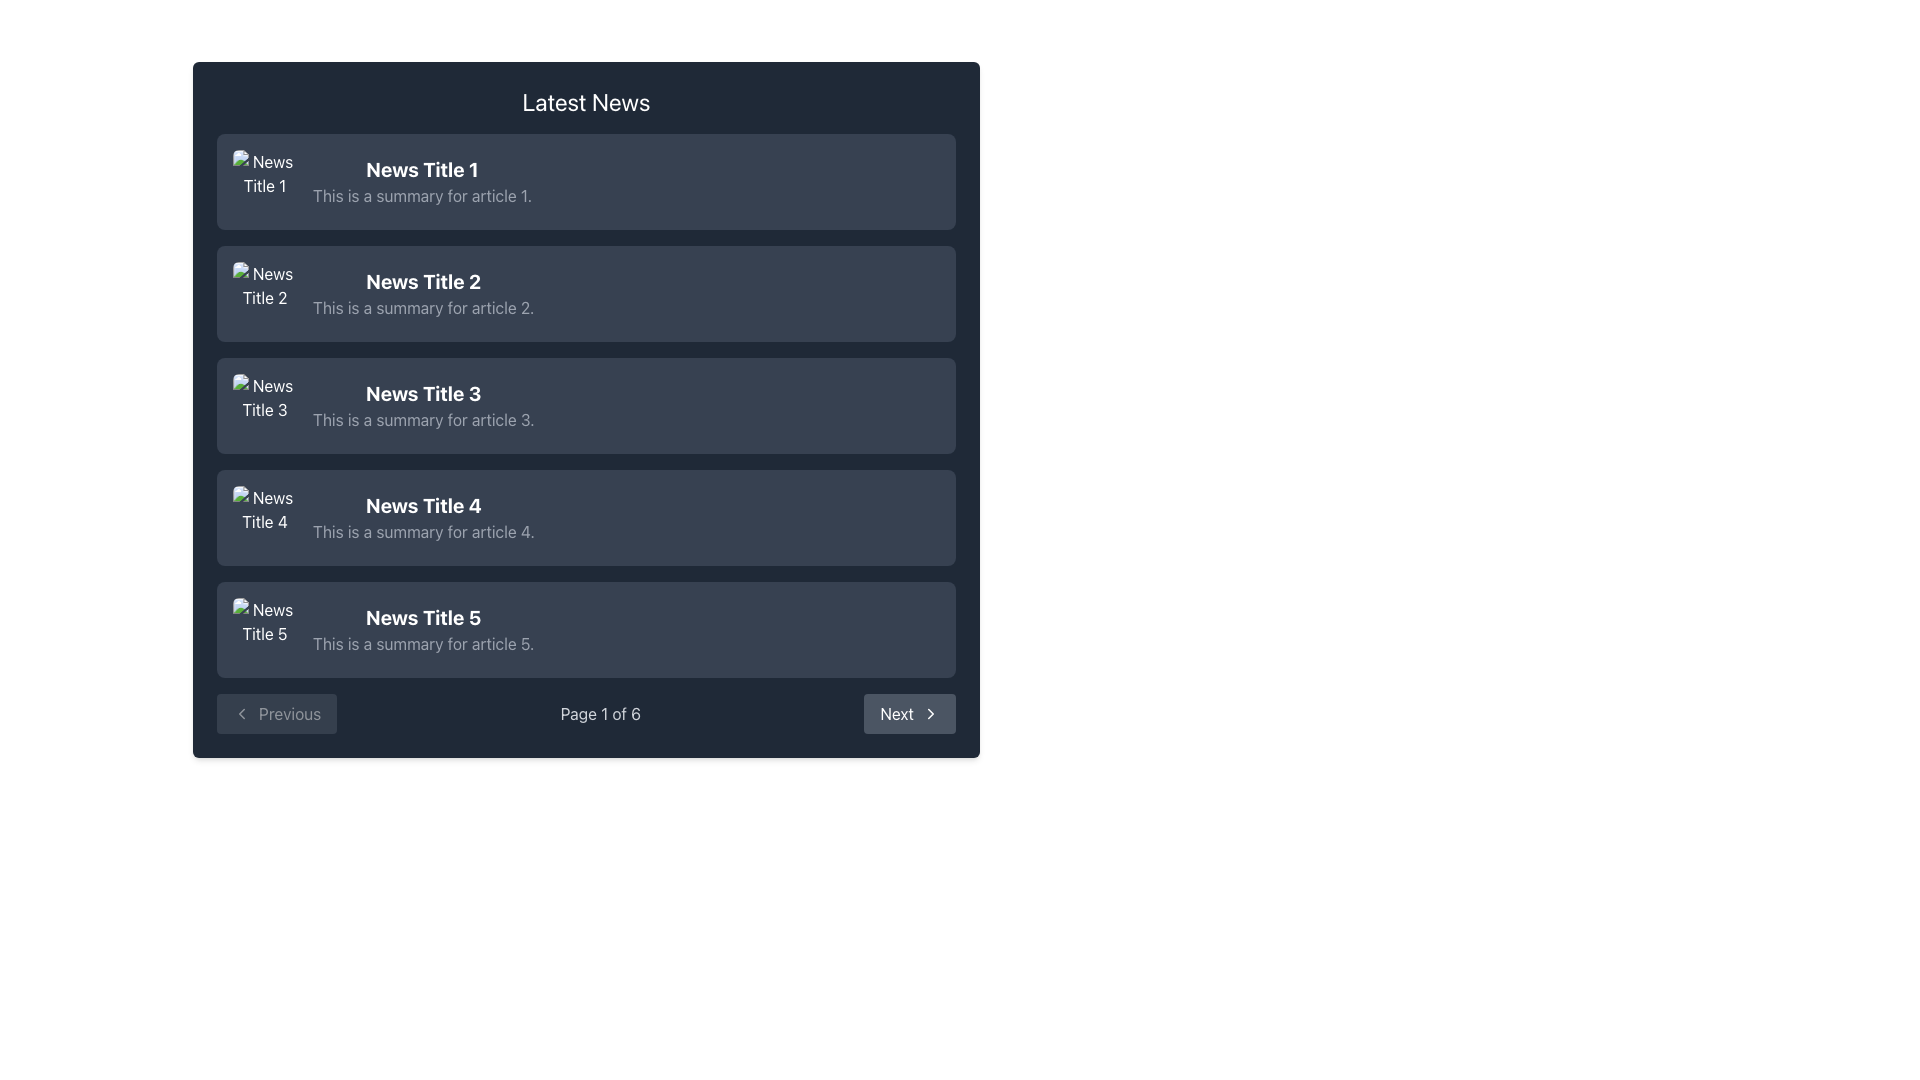 The image size is (1920, 1080). I want to click on summary text for the article titled 'News Title 1', which is positioned below the title within the first news item block, so click(421, 196).